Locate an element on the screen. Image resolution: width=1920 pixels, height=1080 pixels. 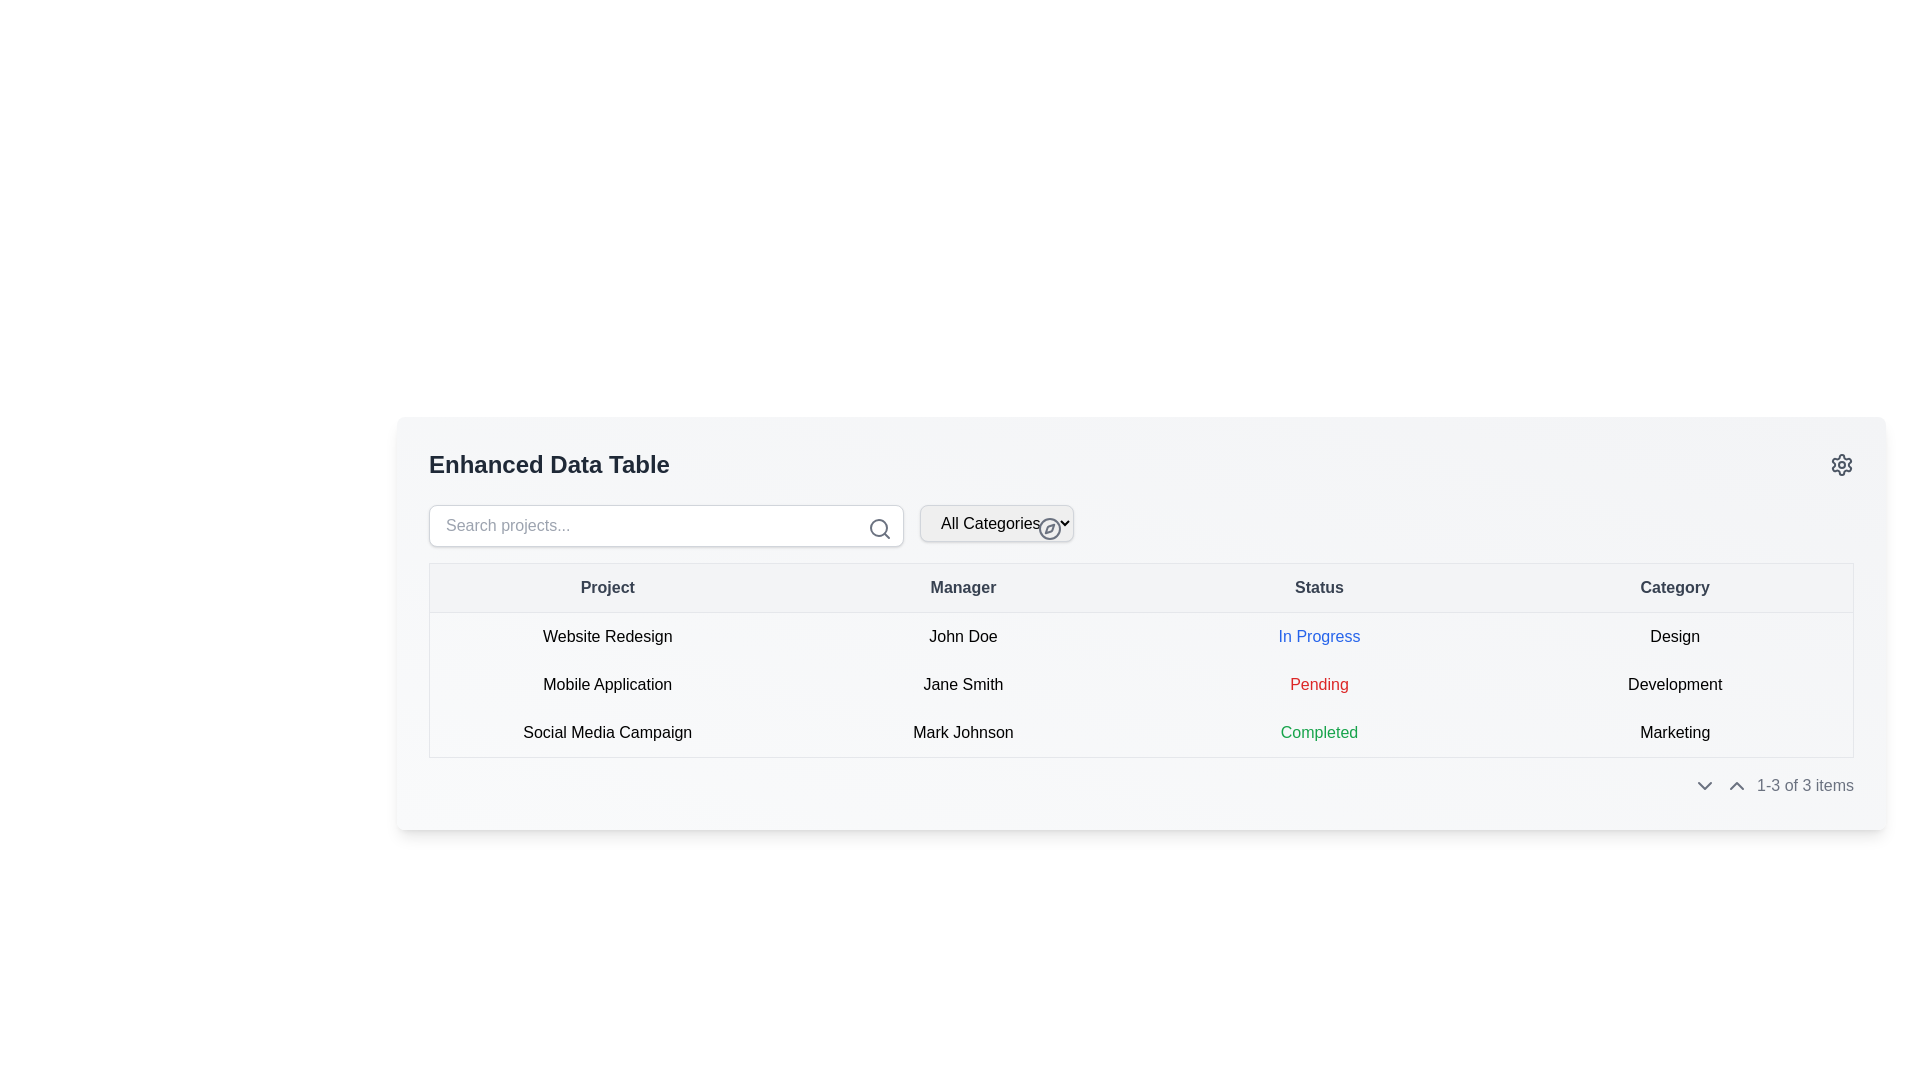
the label displaying the name 'Jane Smith' which is located in the 'Manager' column of the 'Mobile Application' row in the structured table is located at coordinates (963, 684).